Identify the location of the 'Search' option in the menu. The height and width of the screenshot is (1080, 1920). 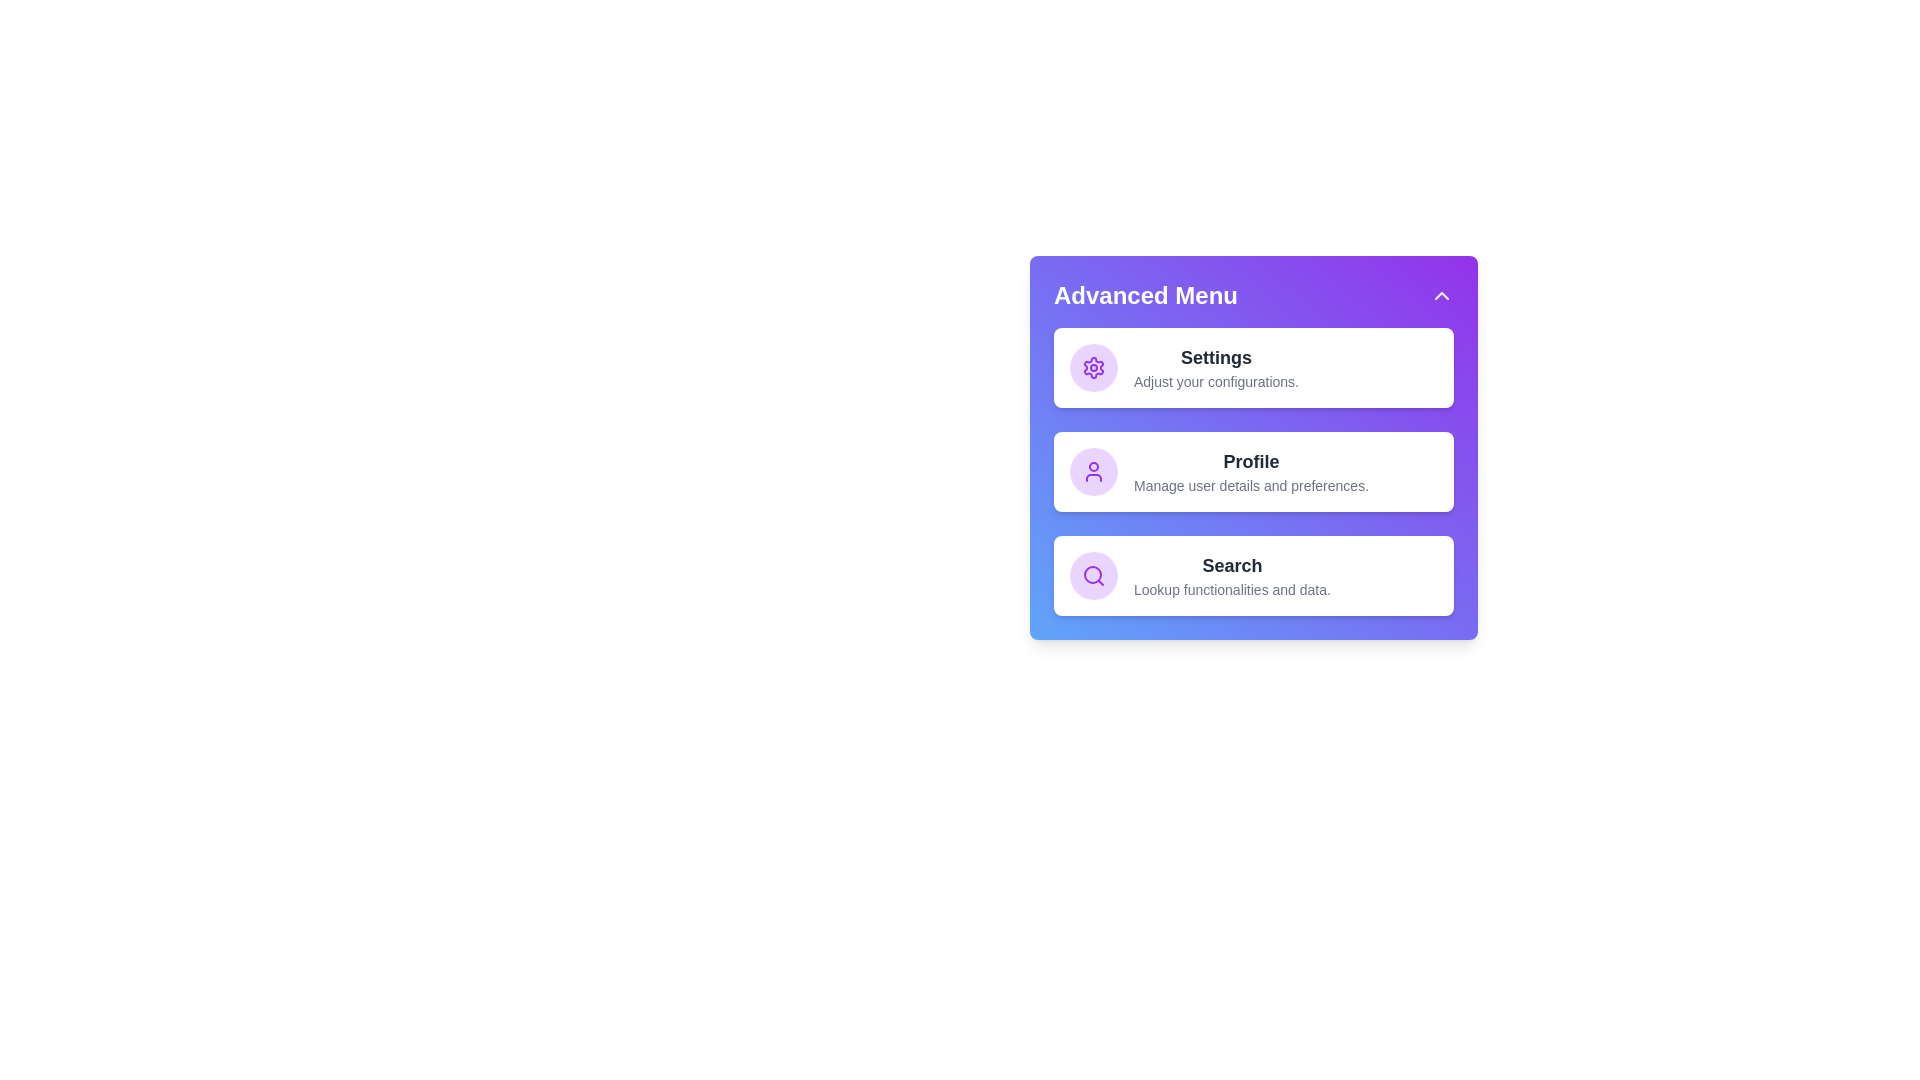
(1252, 575).